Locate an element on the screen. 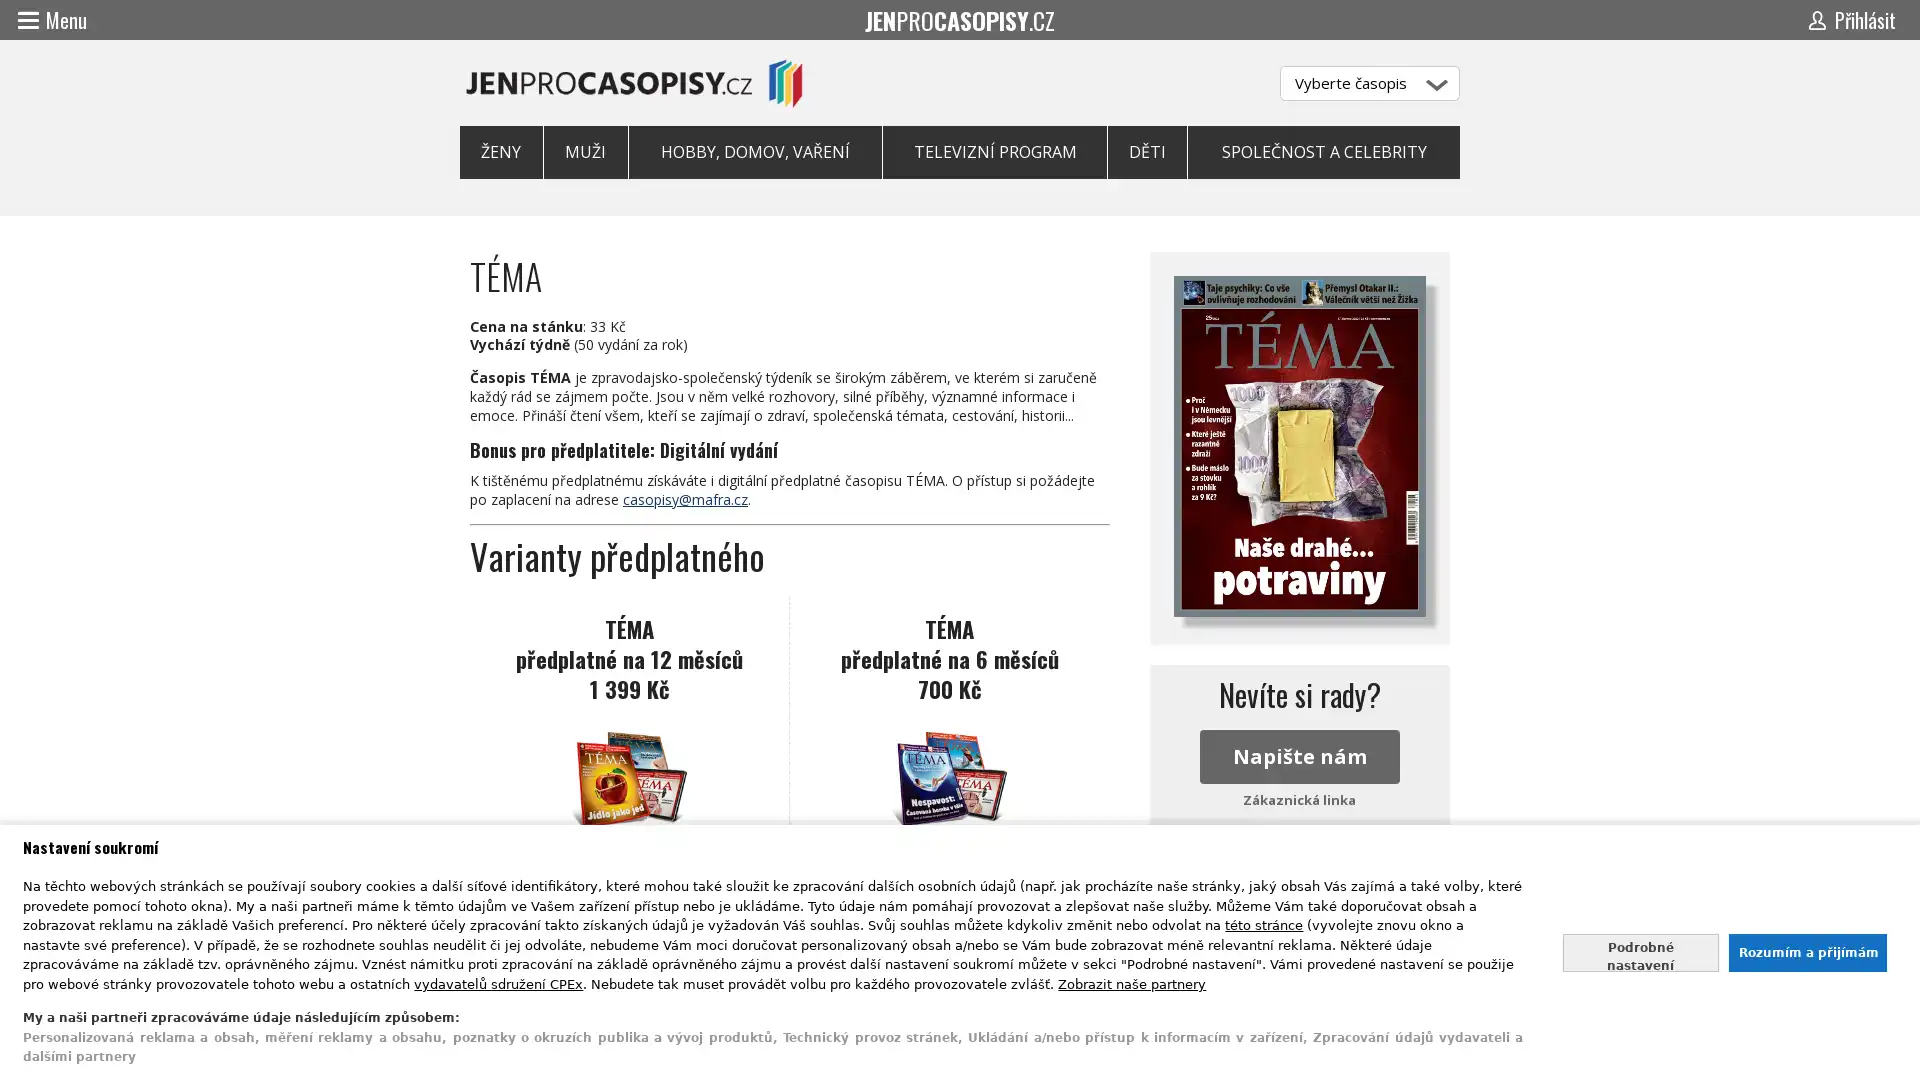 This screenshot has width=1920, height=1080. Zobrazit nase partnery is located at coordinates (1132, 982).